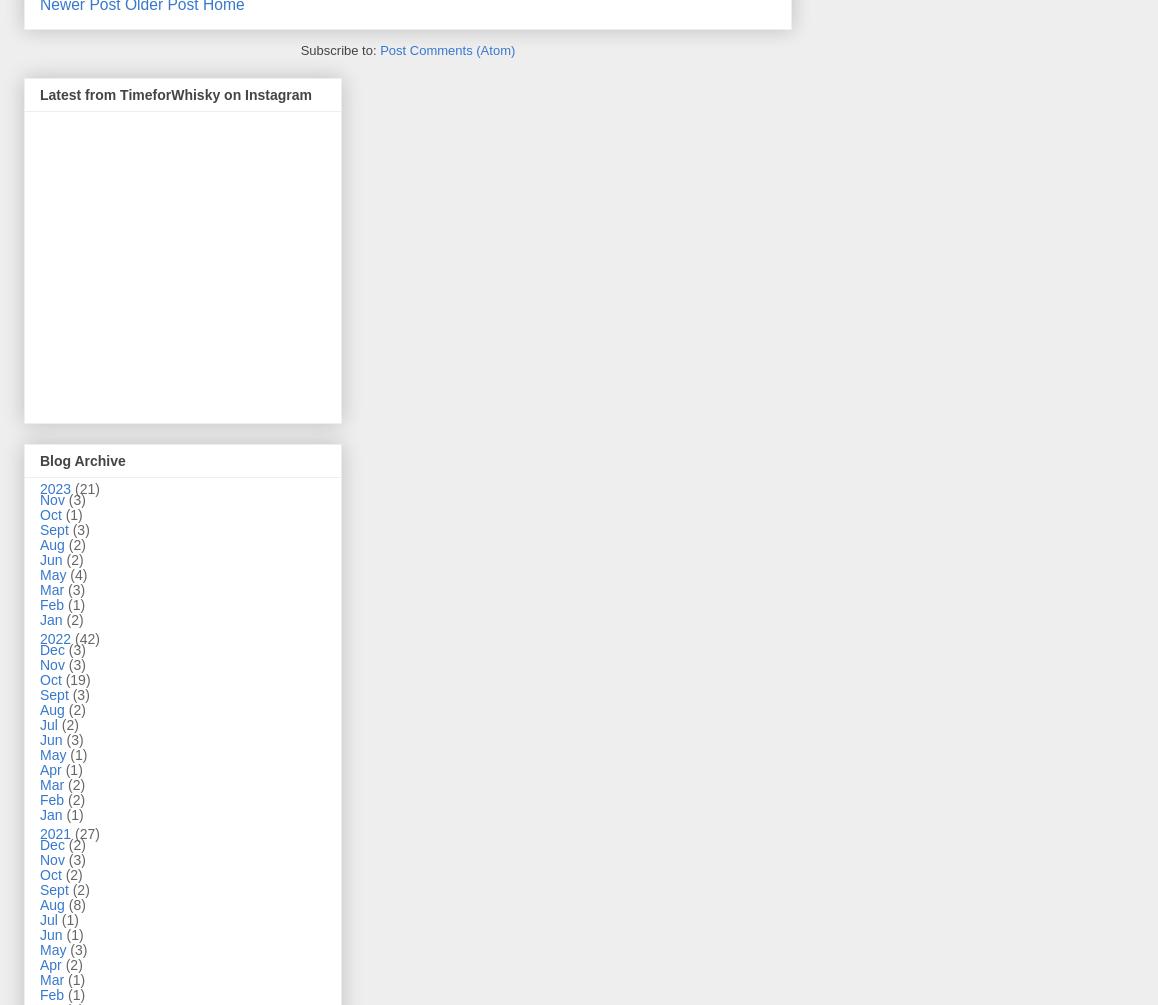 This screenshot has width=1158, height=1005. Describe the element at coordinates (76, 904) in the screenshot. I see `'(8)'` at that location.